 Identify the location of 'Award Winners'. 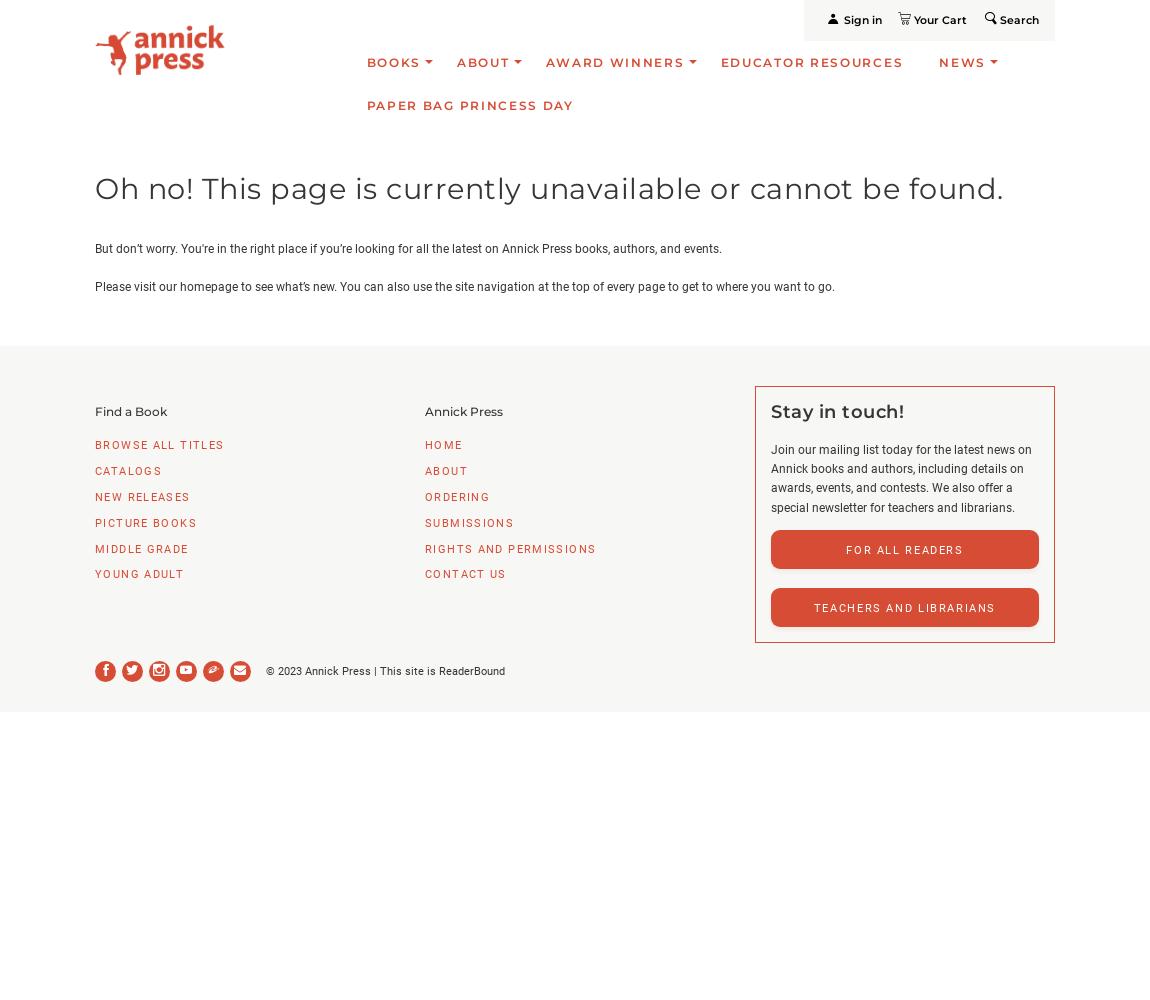
(613, 61).